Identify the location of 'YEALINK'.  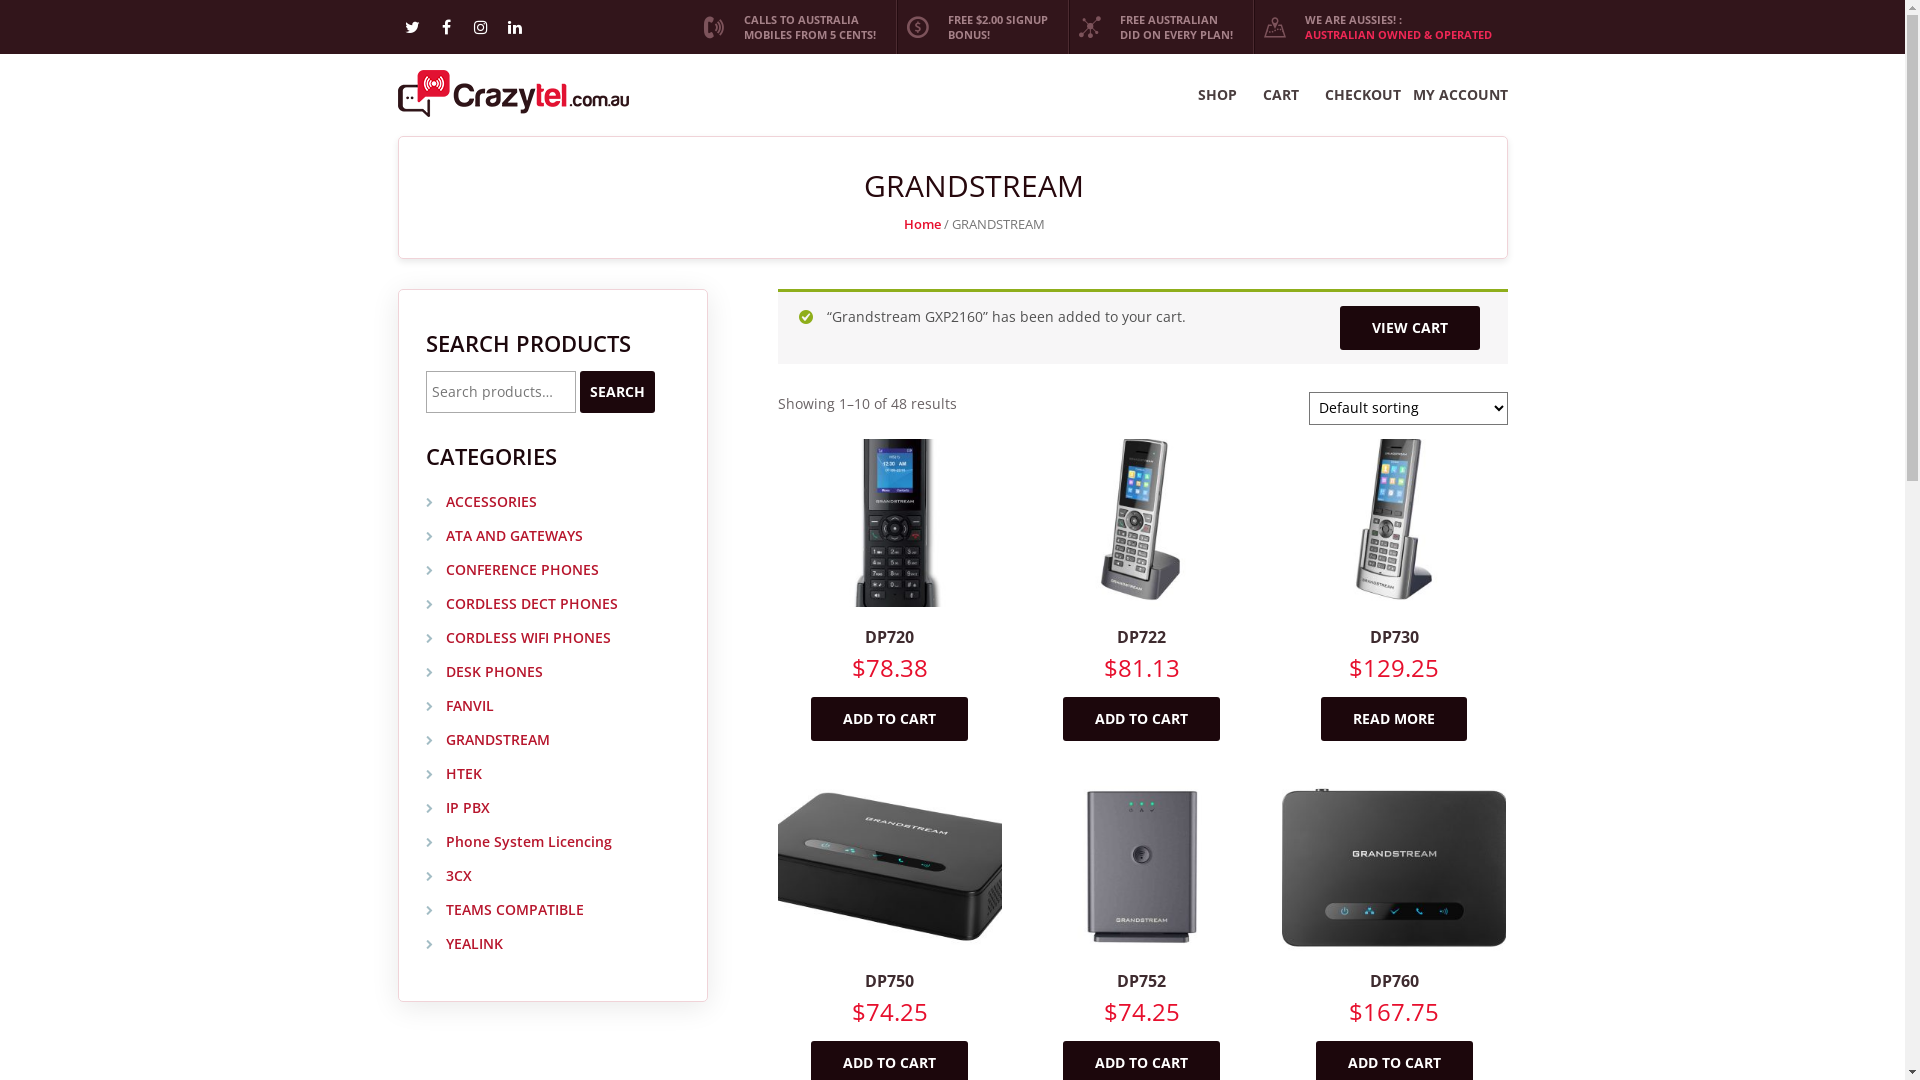
(425, 944).